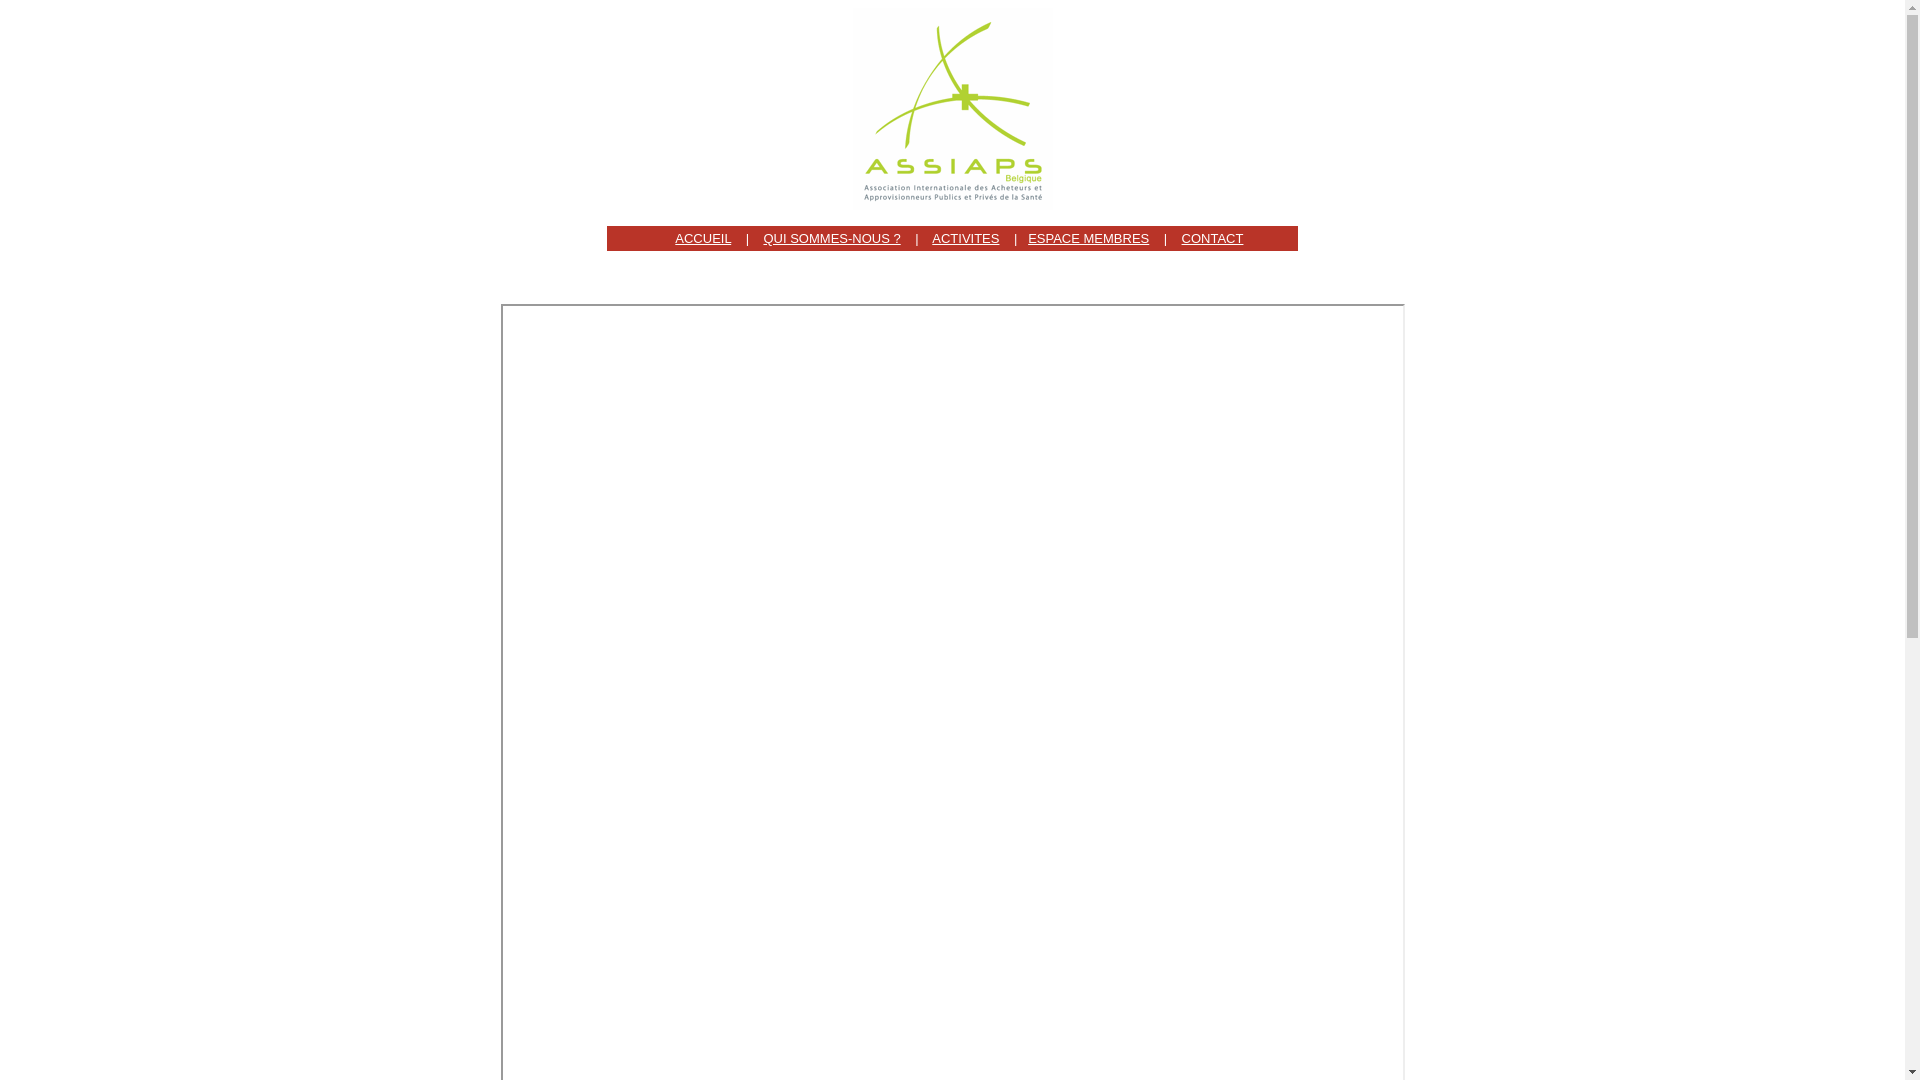 The image size is (1920, 1080). What do you see at coordinates (702, 237) in the screenshot?
I see `'ACCUEIL'` at bounding box center [702, 237].